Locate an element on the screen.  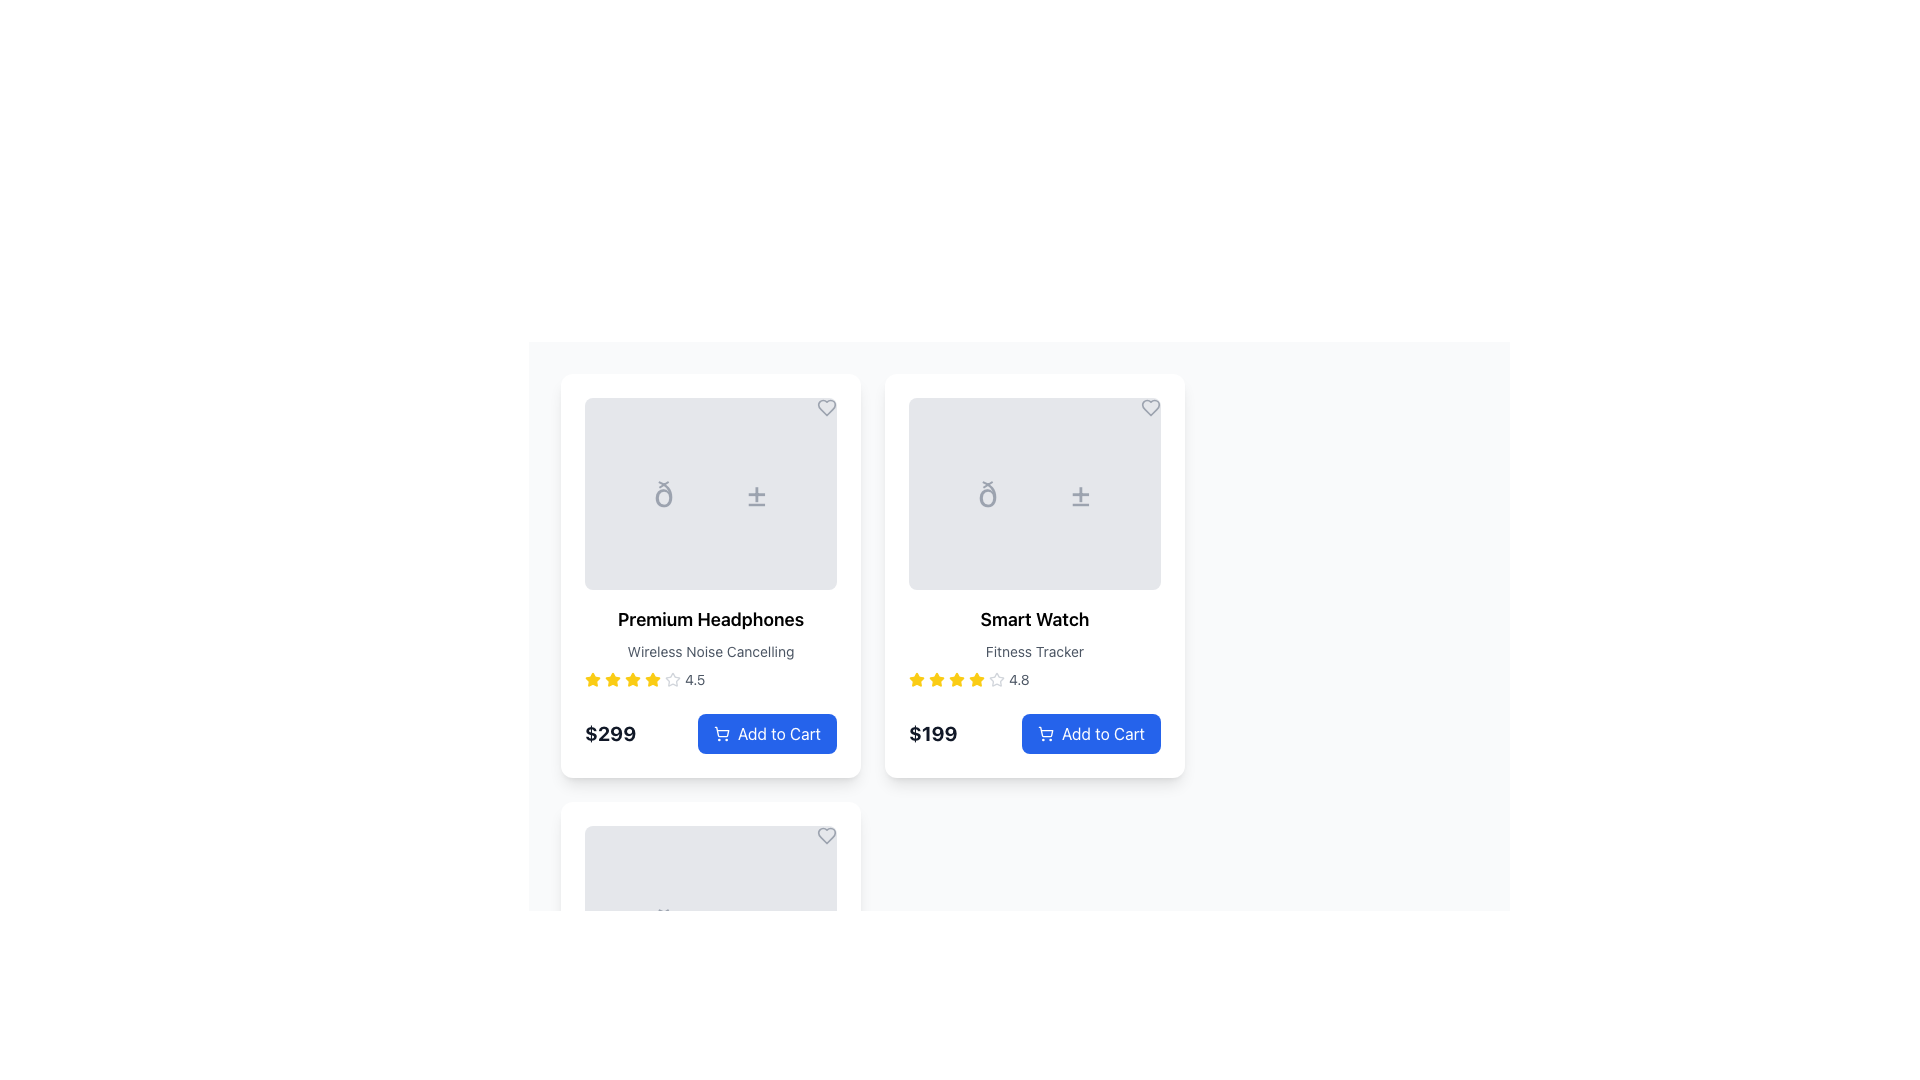
the rectangular image placeholder component with rounded corners and a '📱' emoji, located at the top-center of the 'Smart Watch' product card is located at coordinates (1035, 493).